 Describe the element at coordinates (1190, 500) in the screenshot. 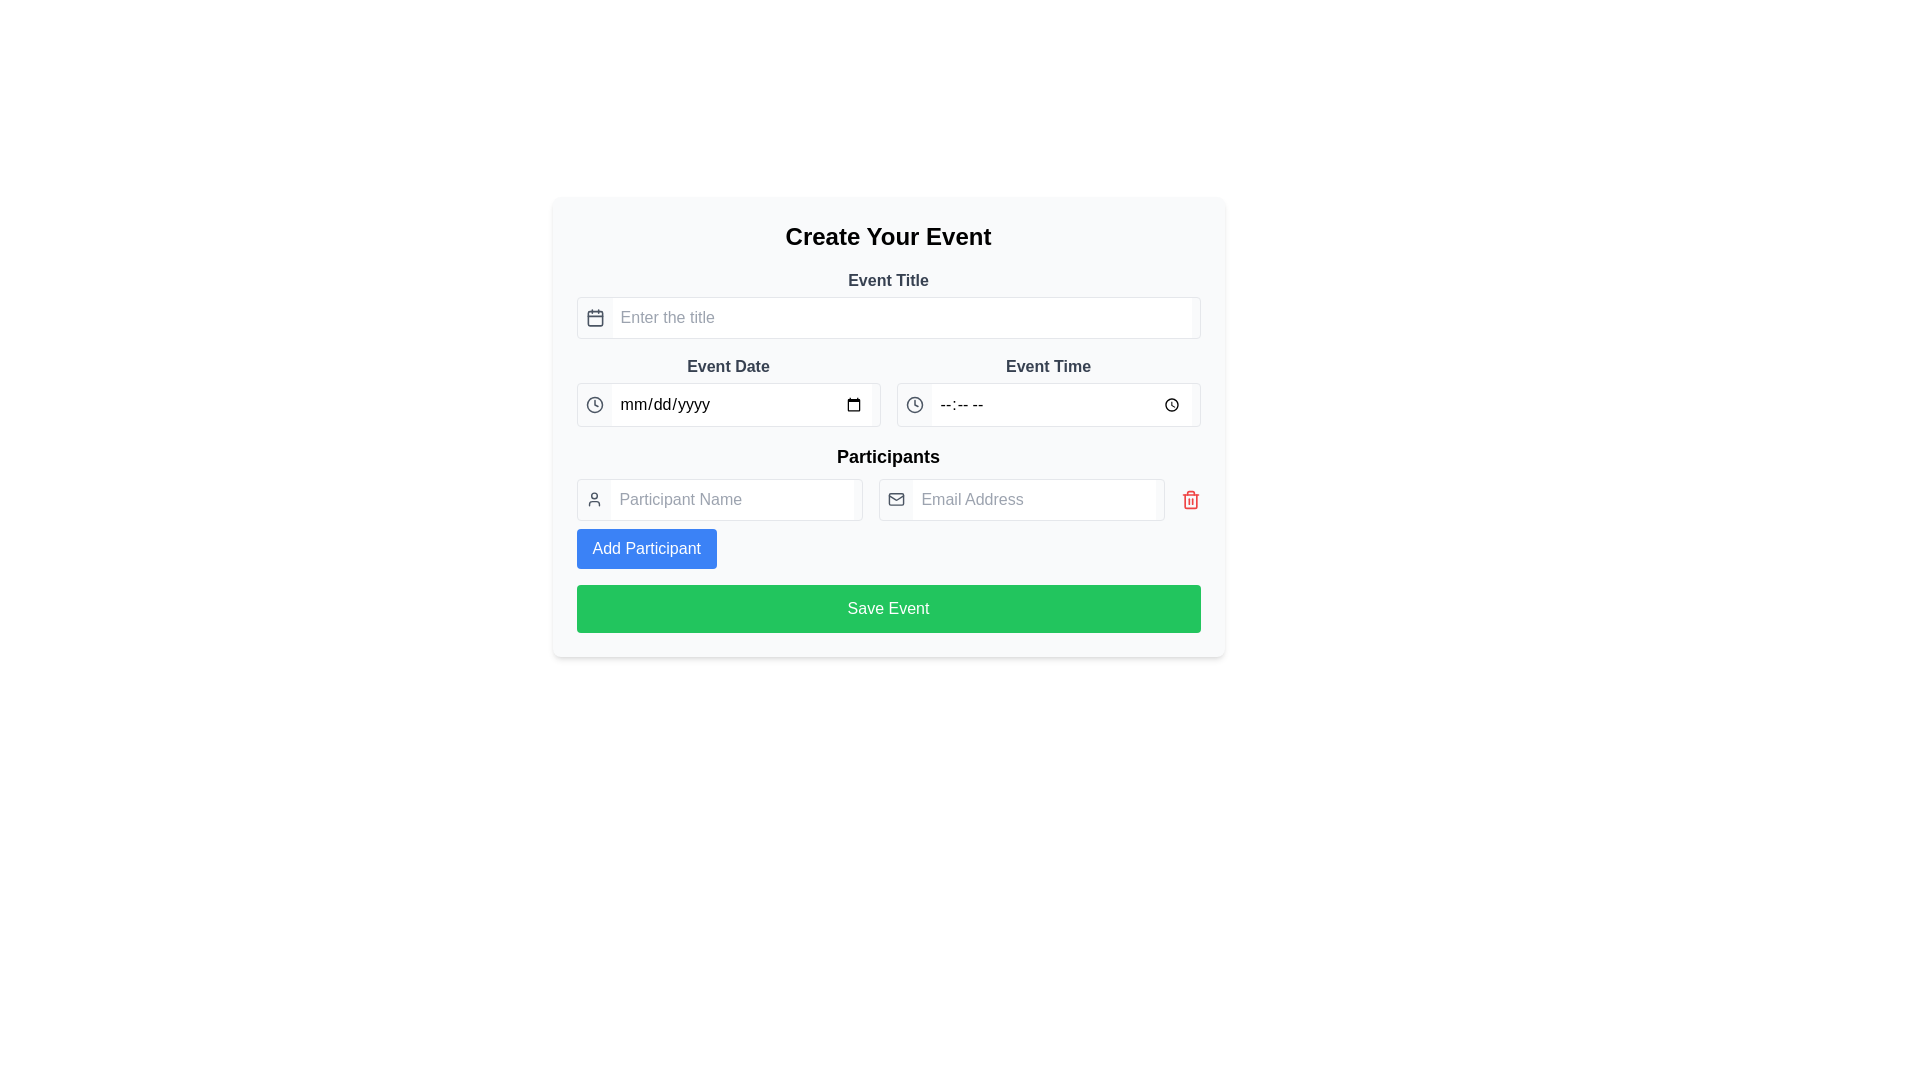

I see `the trash can icon representing delete functionality located in the Participants section adjacent to the email address input field` at that location.